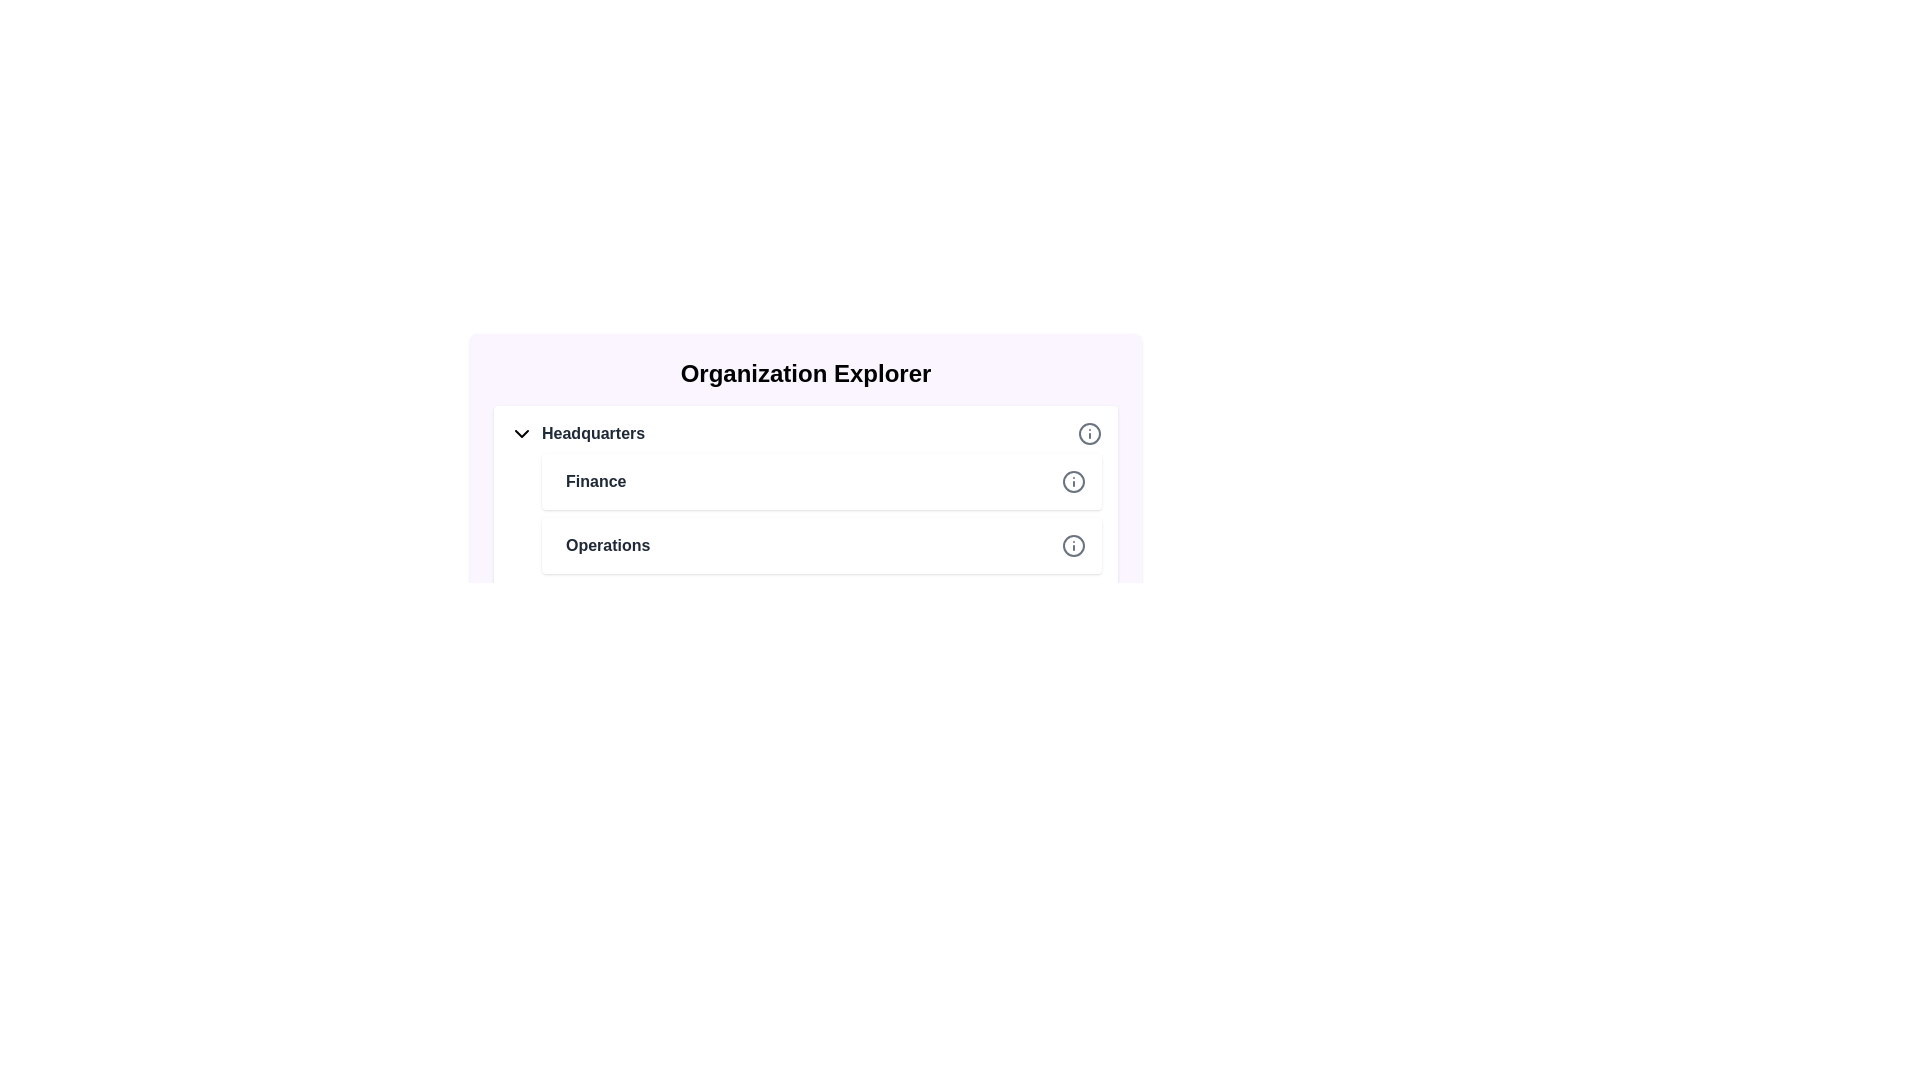 This screenshot has width=1920, height=1080. Describe the element at coordinates (821, 482) in the screenshot. I see `the List item component representing 'Finance' located under the 'Headquarters' section, which is the second item in the vertical list` at that location.